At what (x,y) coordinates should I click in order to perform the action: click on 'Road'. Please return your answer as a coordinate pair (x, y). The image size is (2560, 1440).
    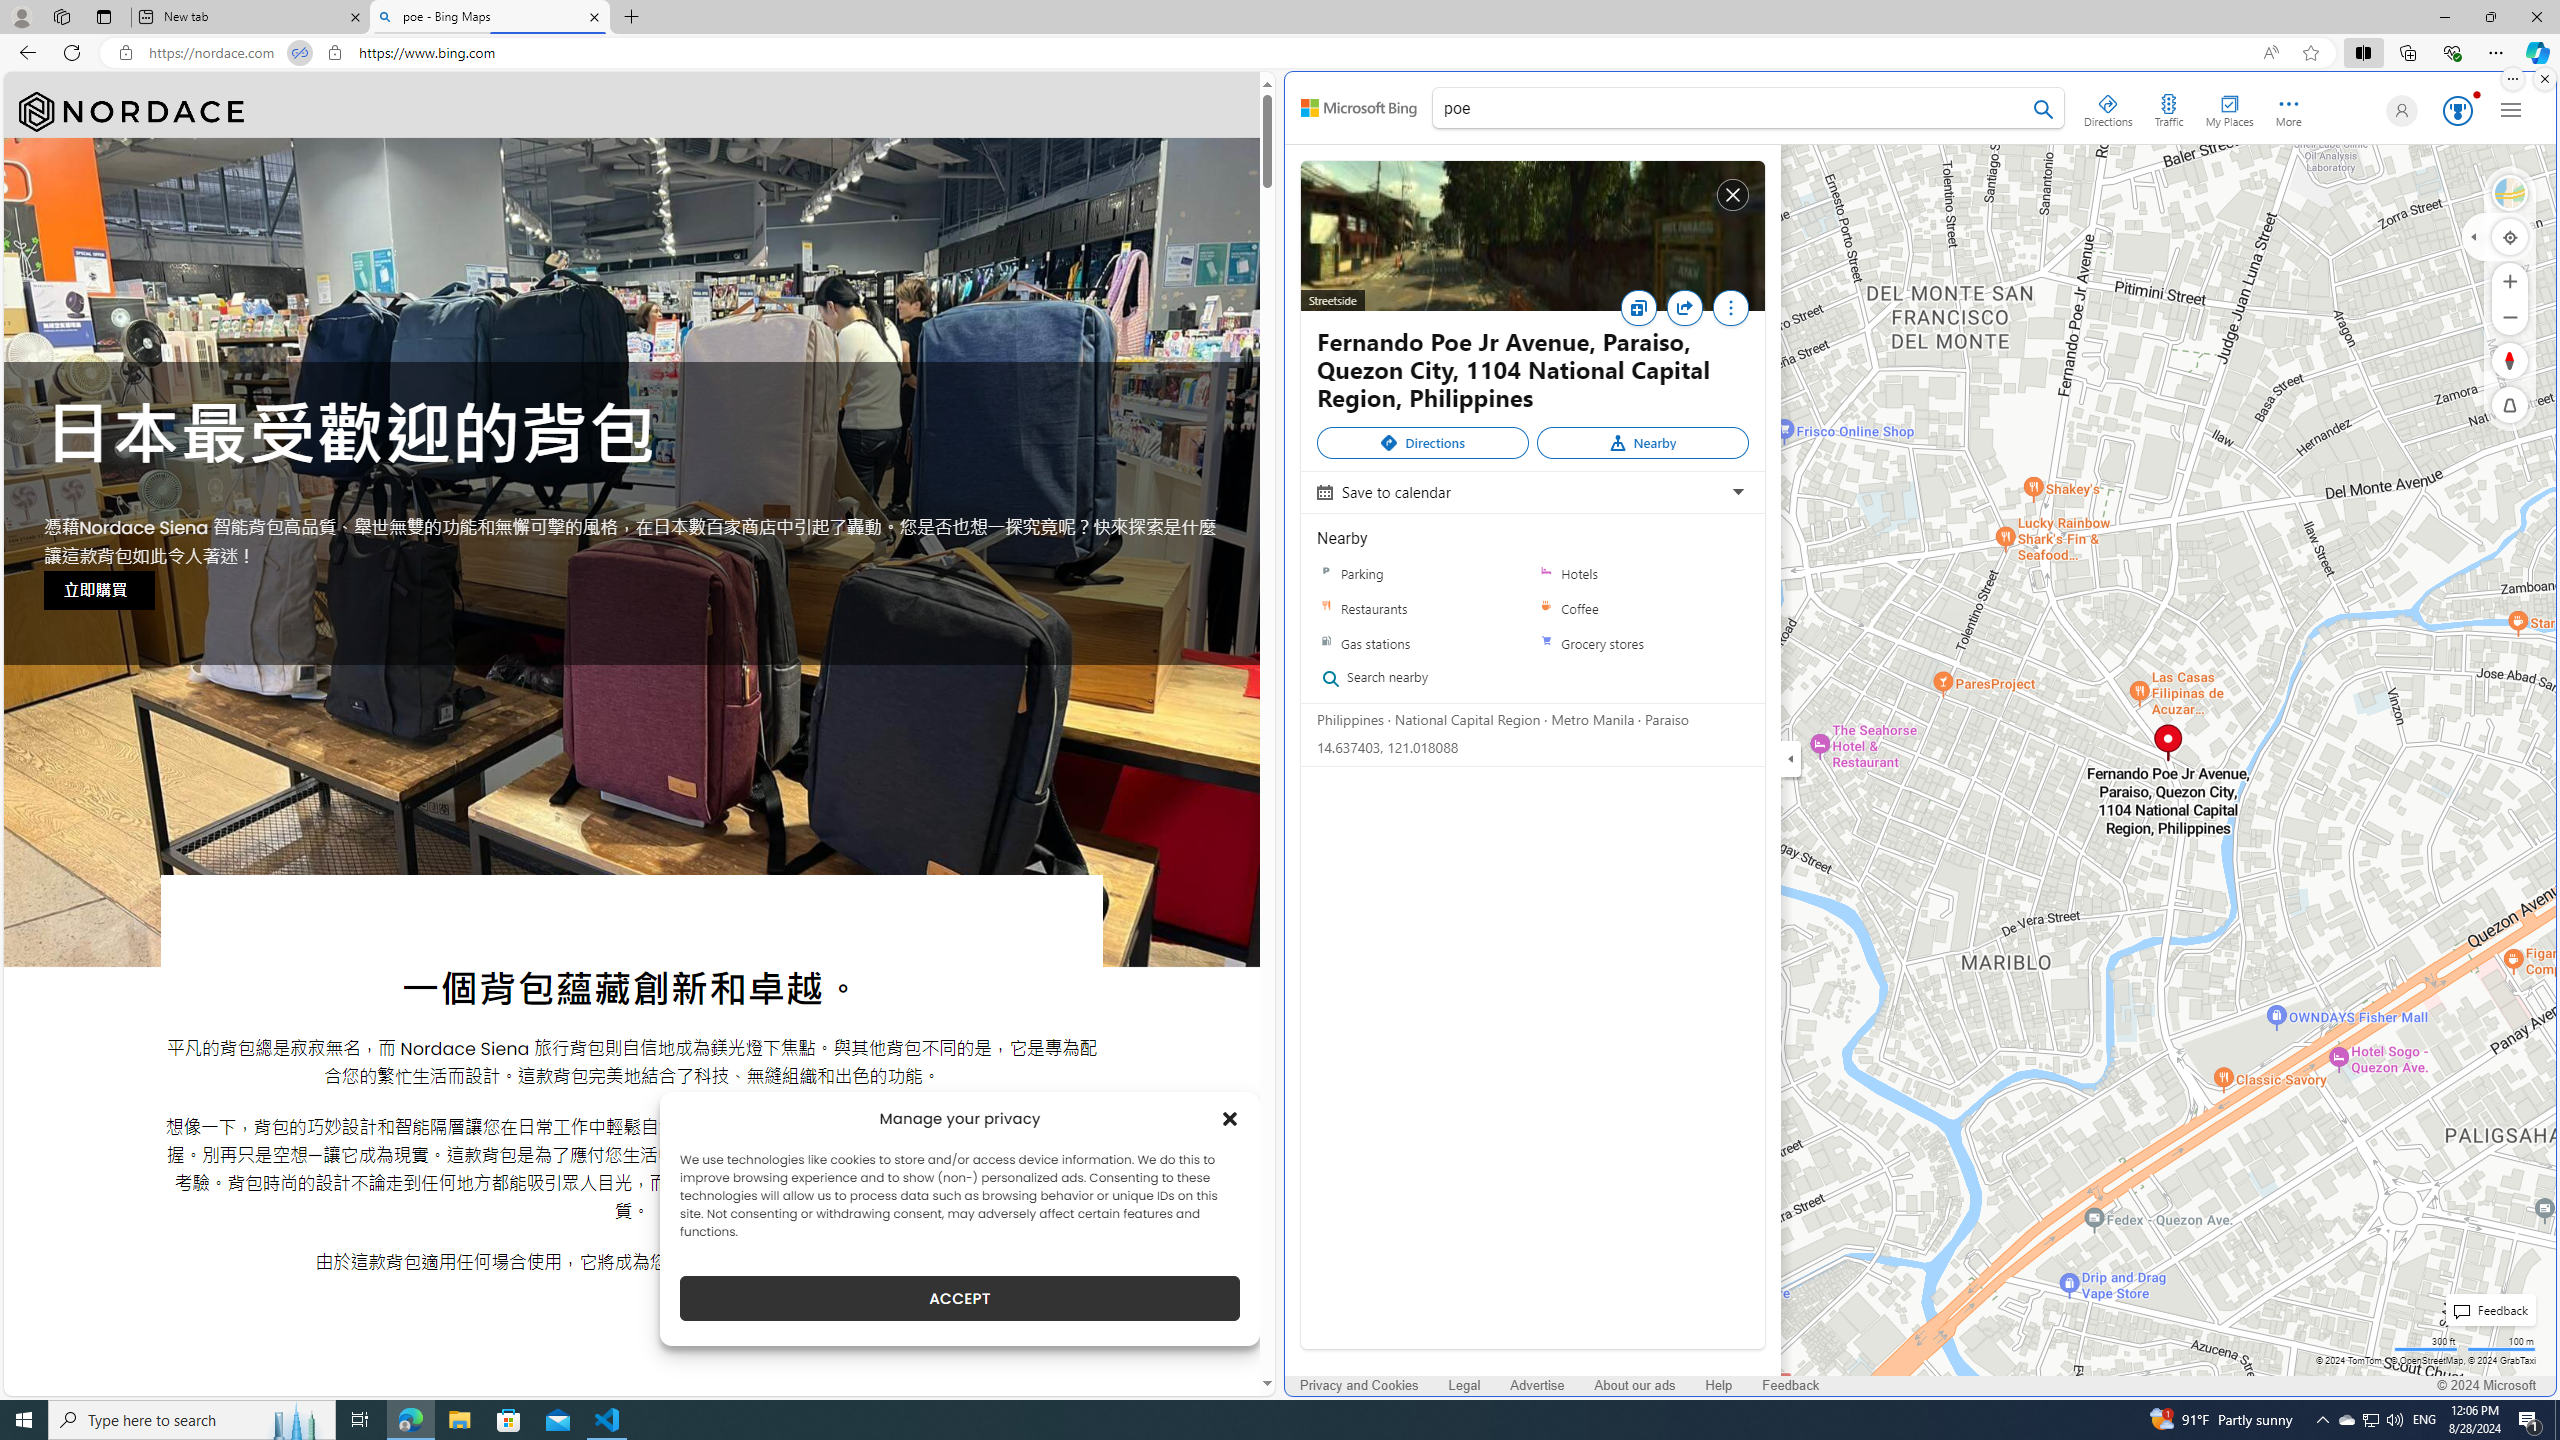
    Looking at the image, I should click on (2510, 192).